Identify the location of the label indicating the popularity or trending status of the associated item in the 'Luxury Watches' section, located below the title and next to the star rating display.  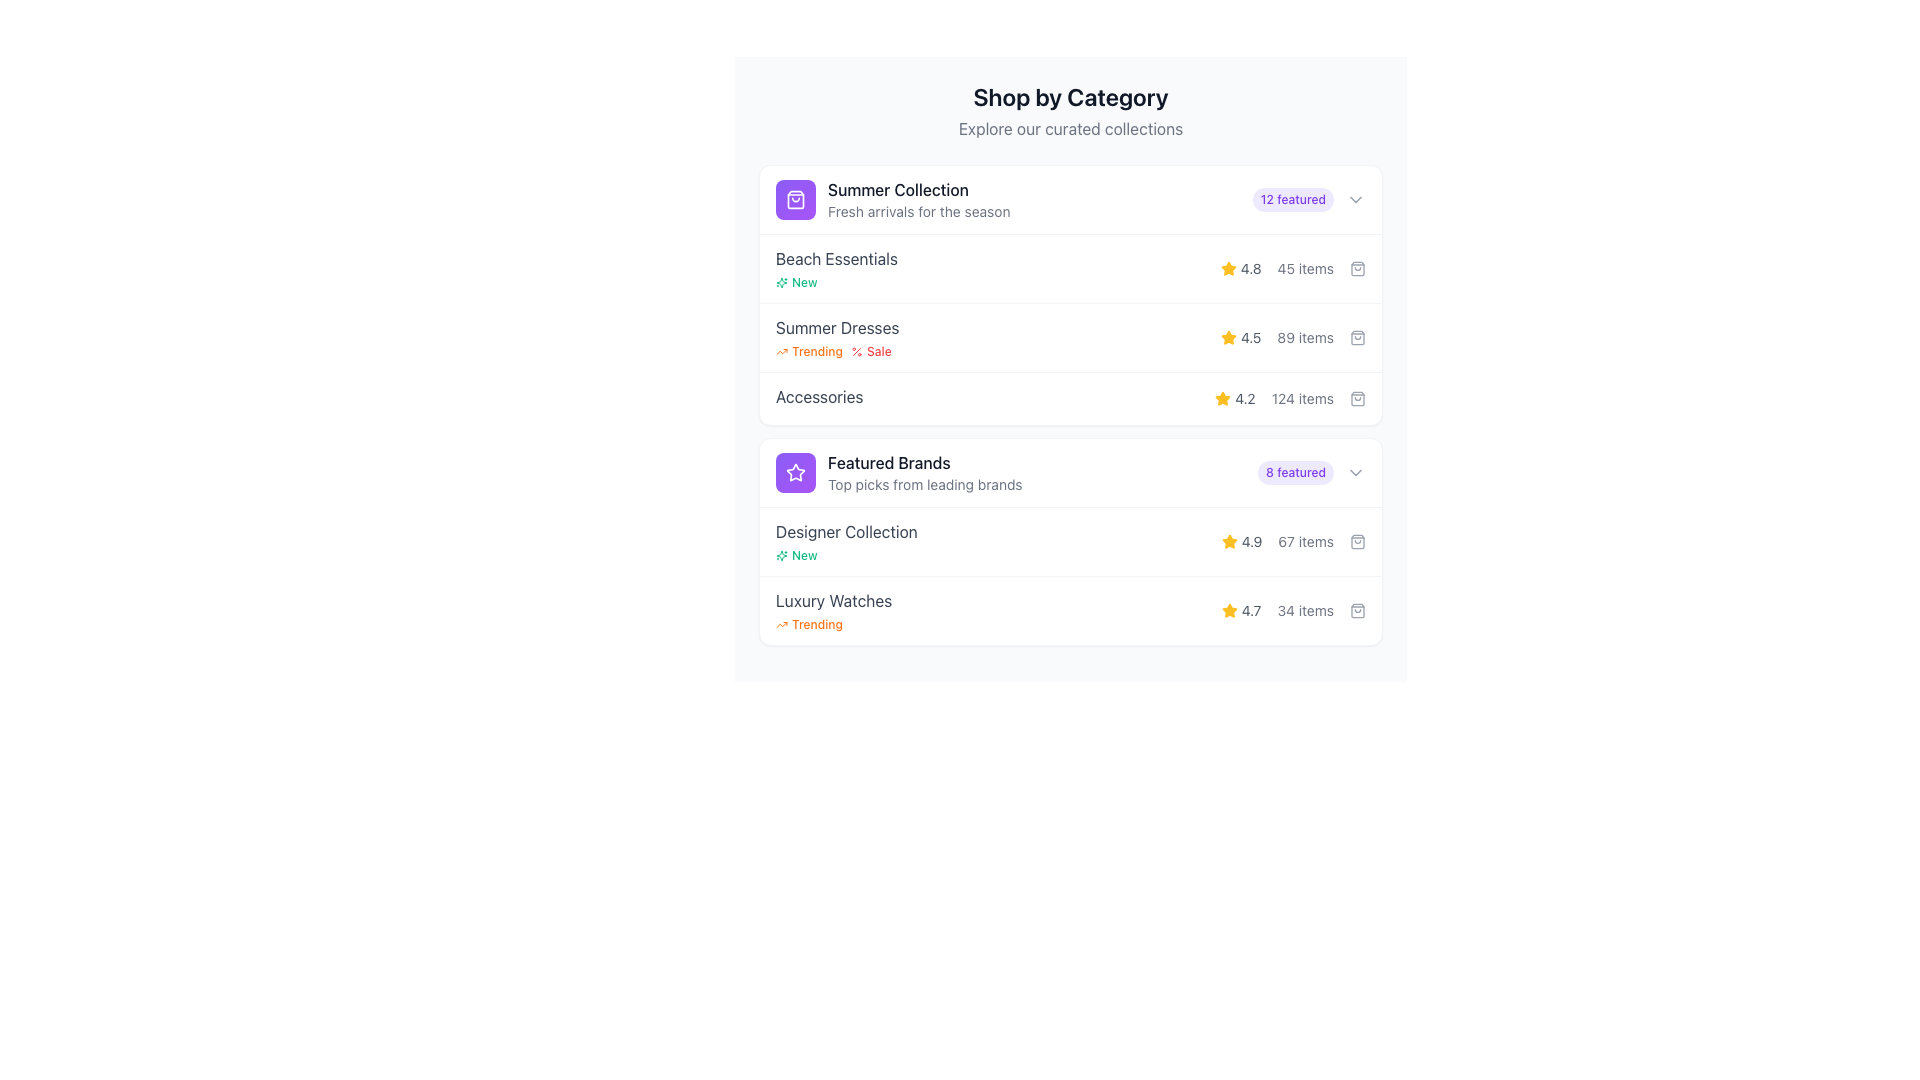
(834, 623).